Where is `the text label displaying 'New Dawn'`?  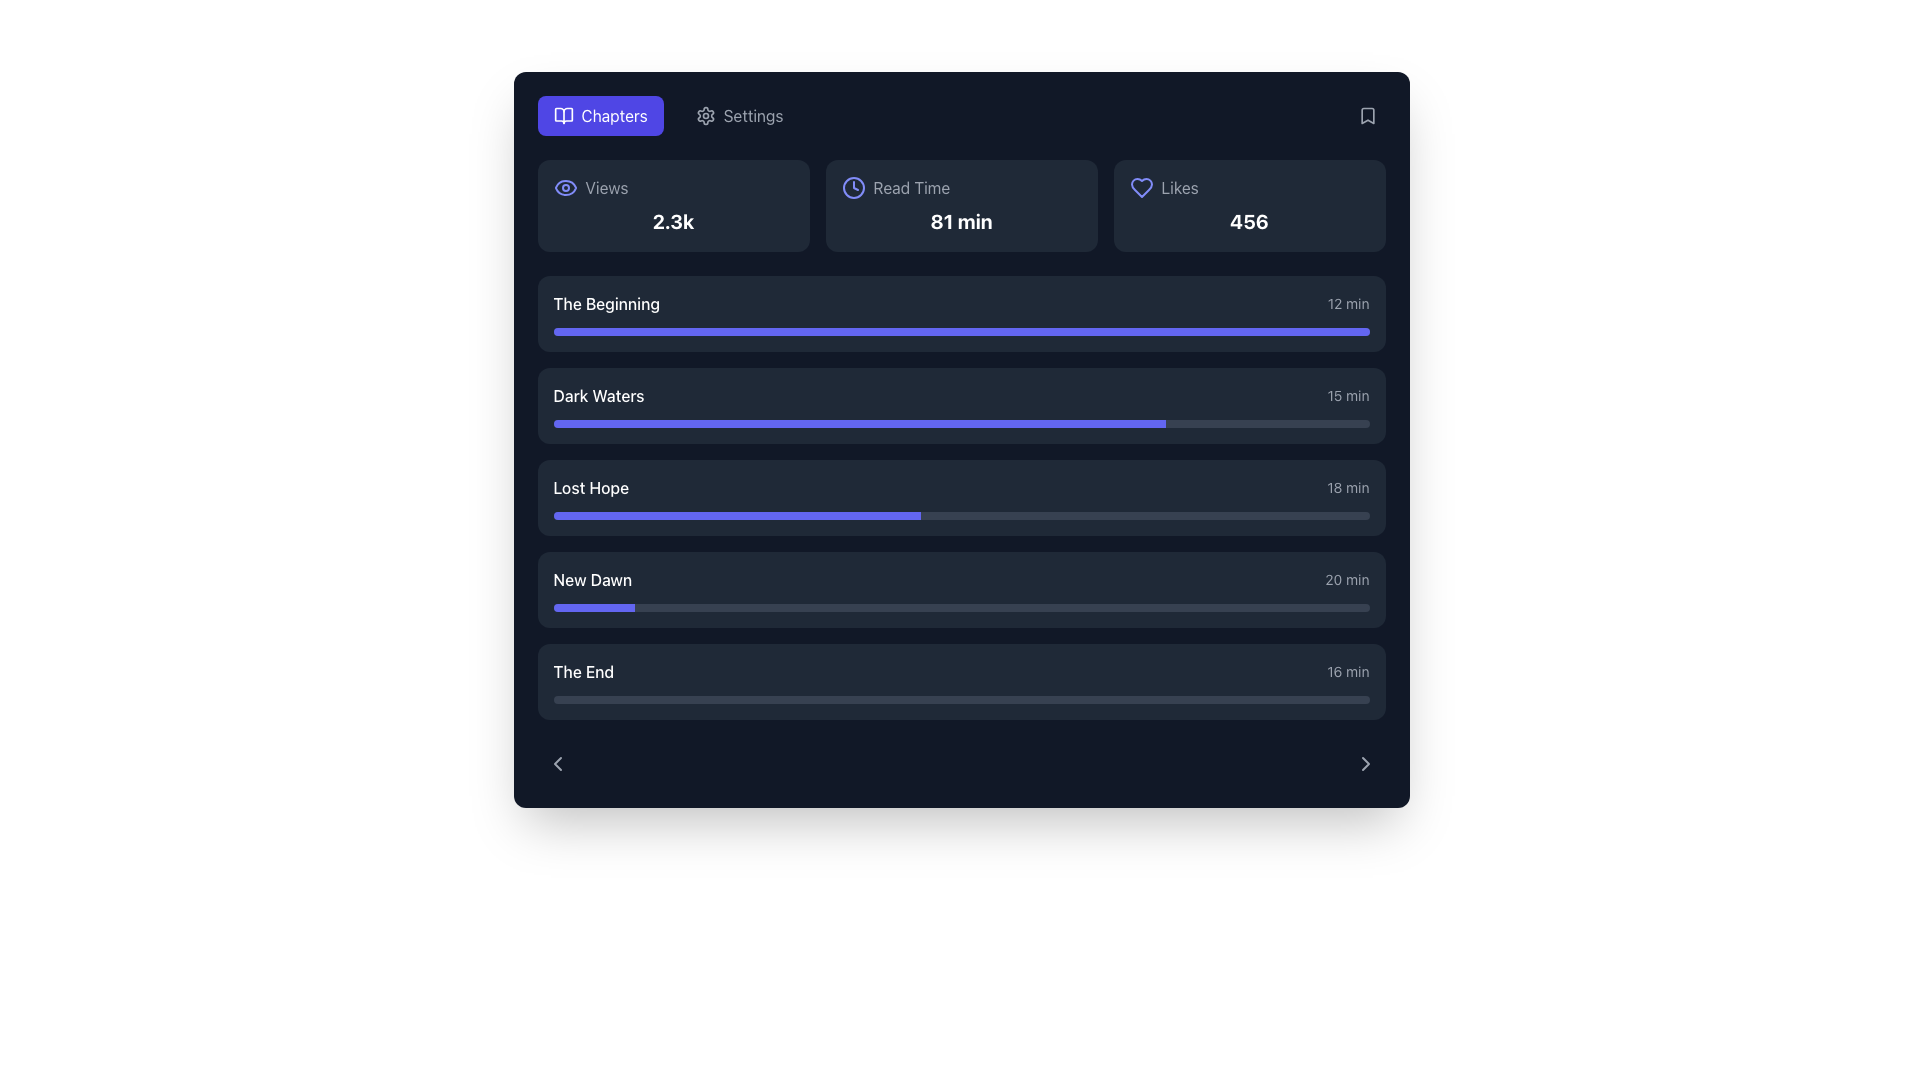
the text label displaying 'New Dawn' is located at coordinates (591, 579).